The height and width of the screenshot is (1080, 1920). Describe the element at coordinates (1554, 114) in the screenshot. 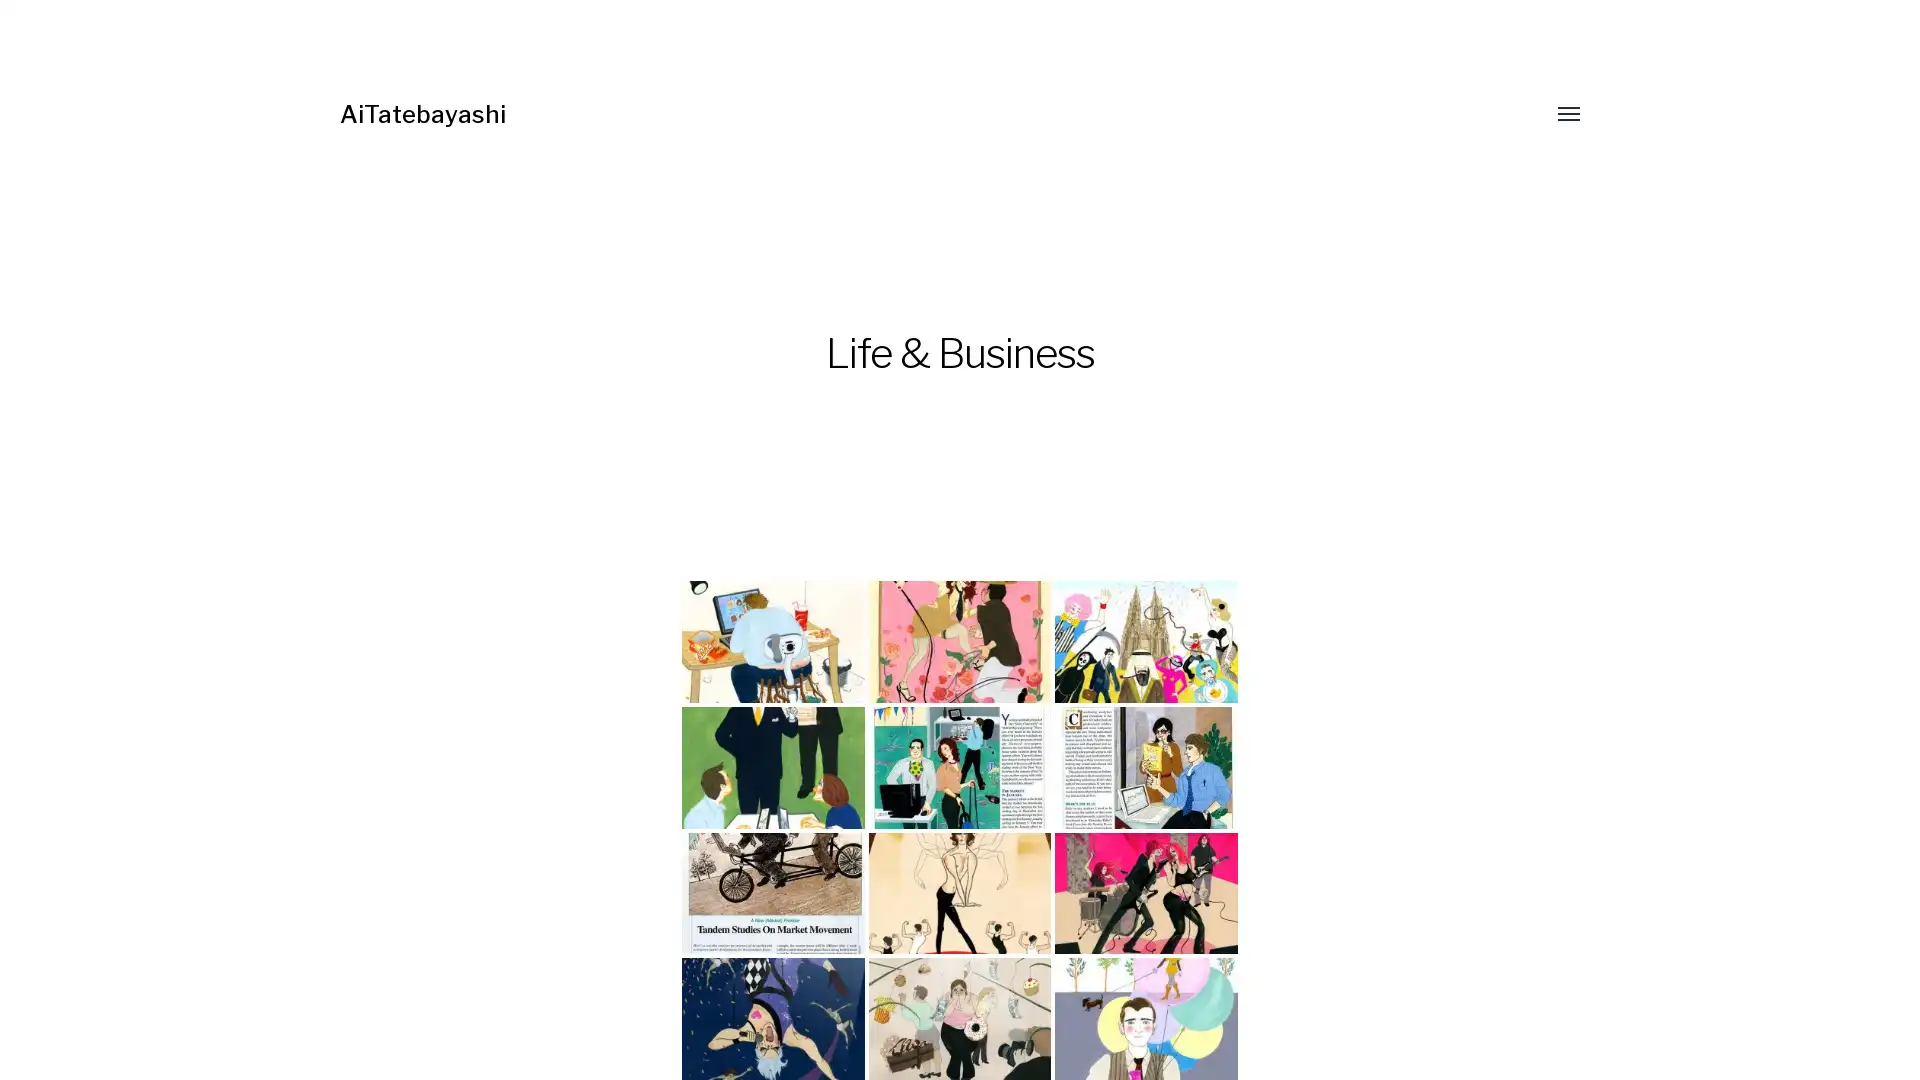

I see `Toggle menu` at that location.